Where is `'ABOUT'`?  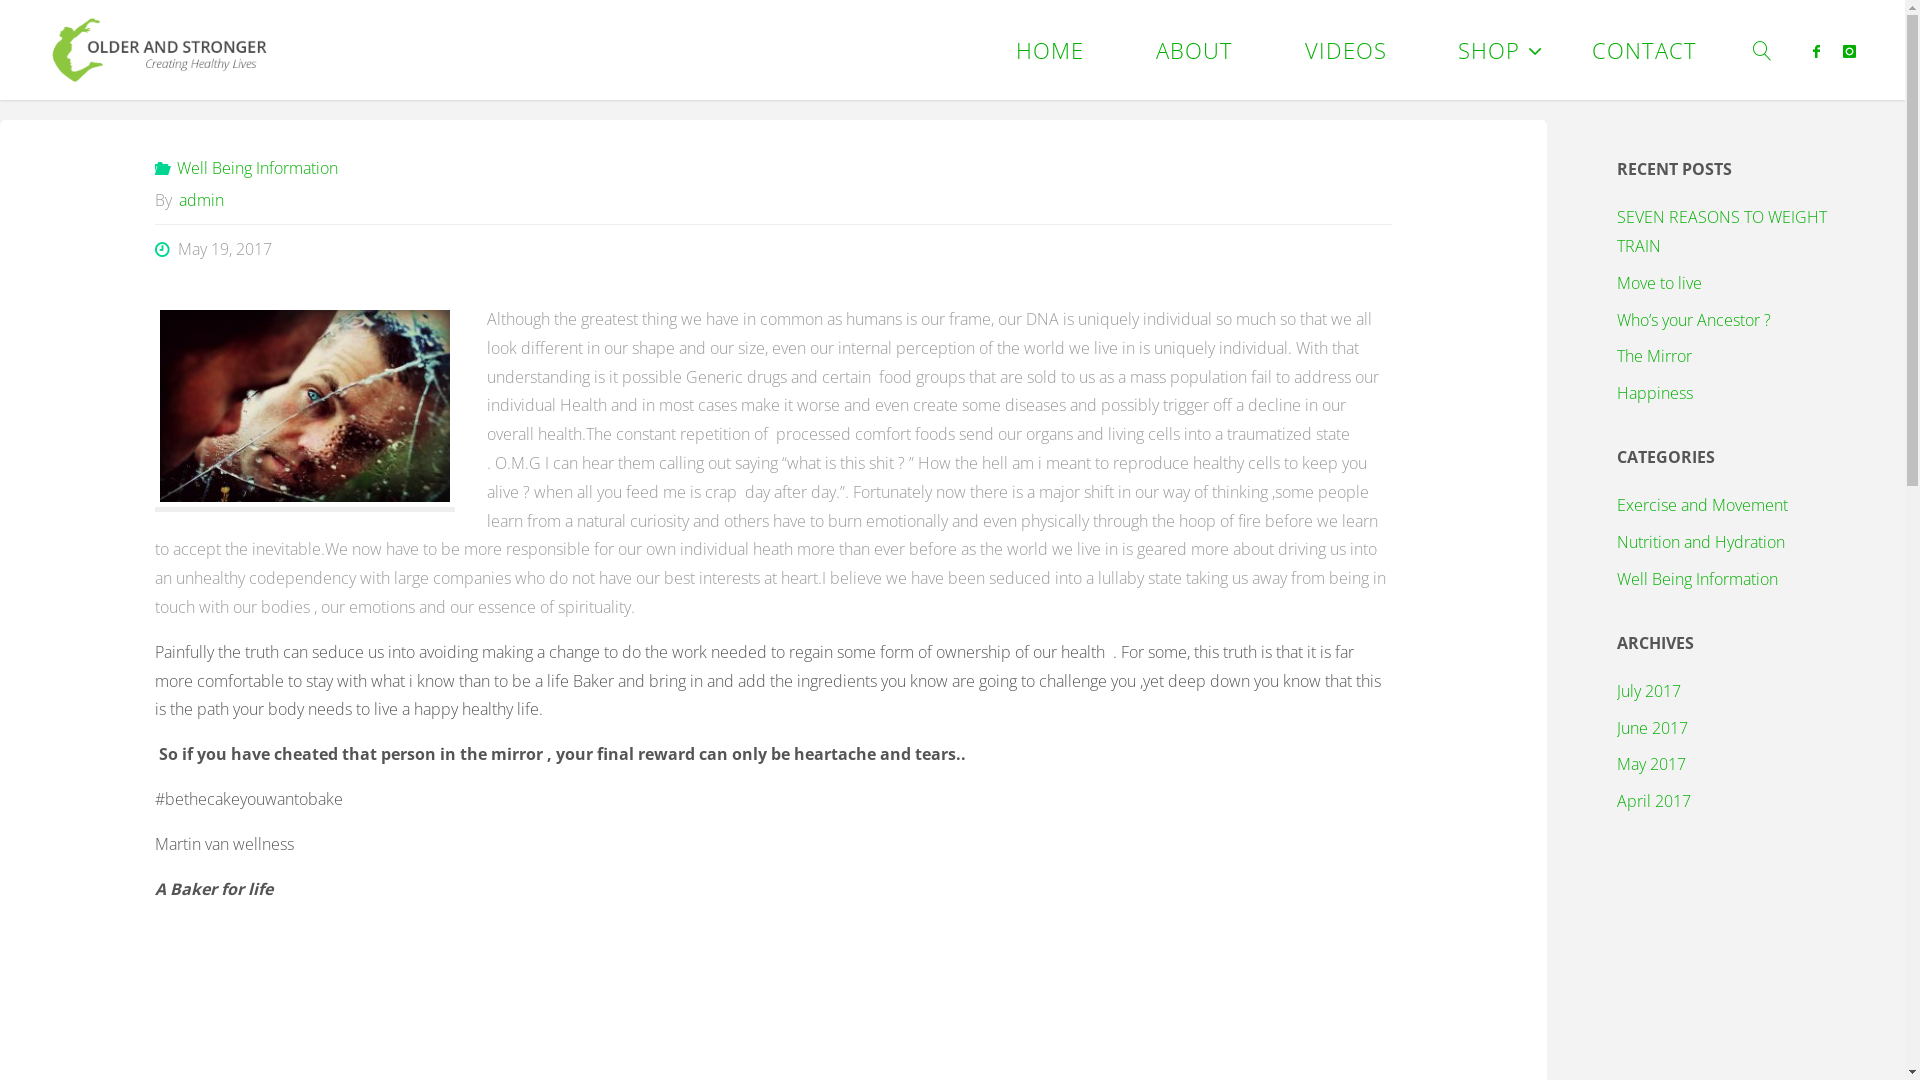 'ABOUT' is located at coordinates (1194, 49).